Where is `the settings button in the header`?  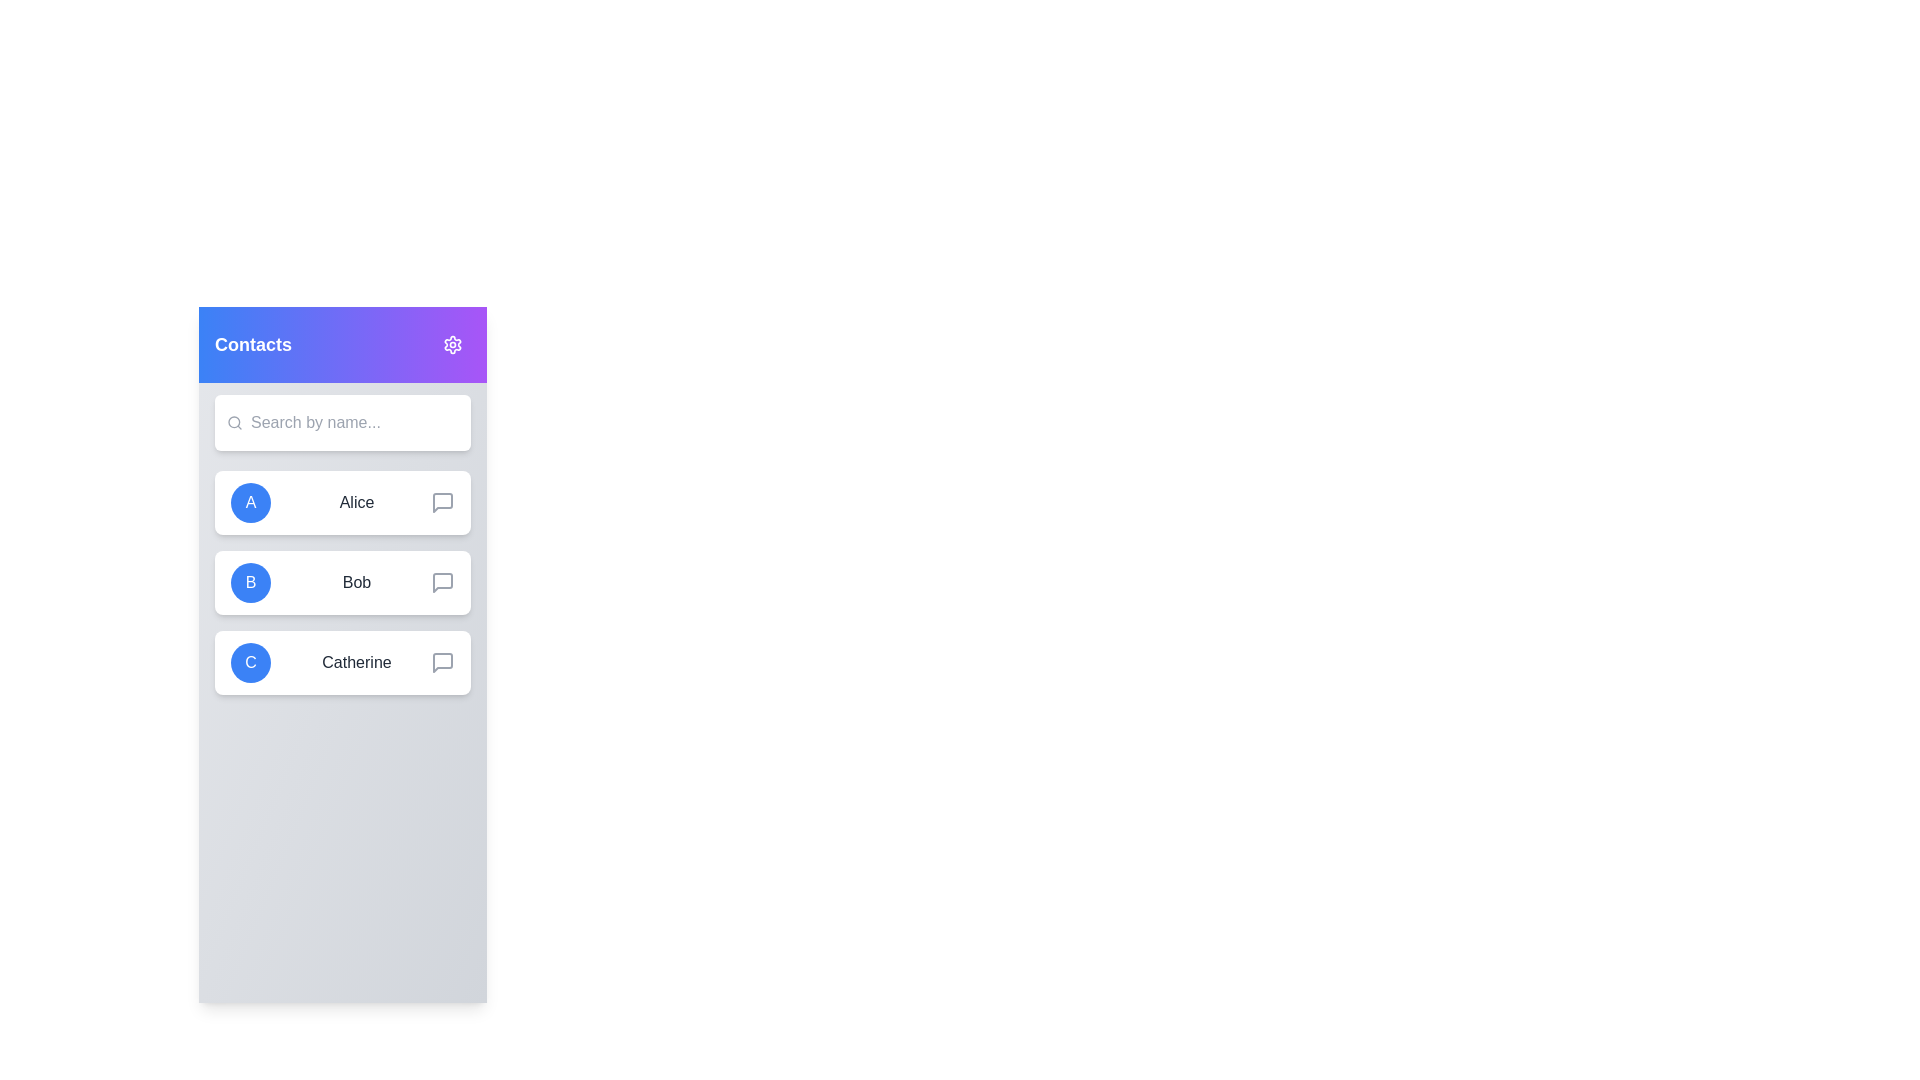 the settings button in the header is located at coordinates (451, 343).